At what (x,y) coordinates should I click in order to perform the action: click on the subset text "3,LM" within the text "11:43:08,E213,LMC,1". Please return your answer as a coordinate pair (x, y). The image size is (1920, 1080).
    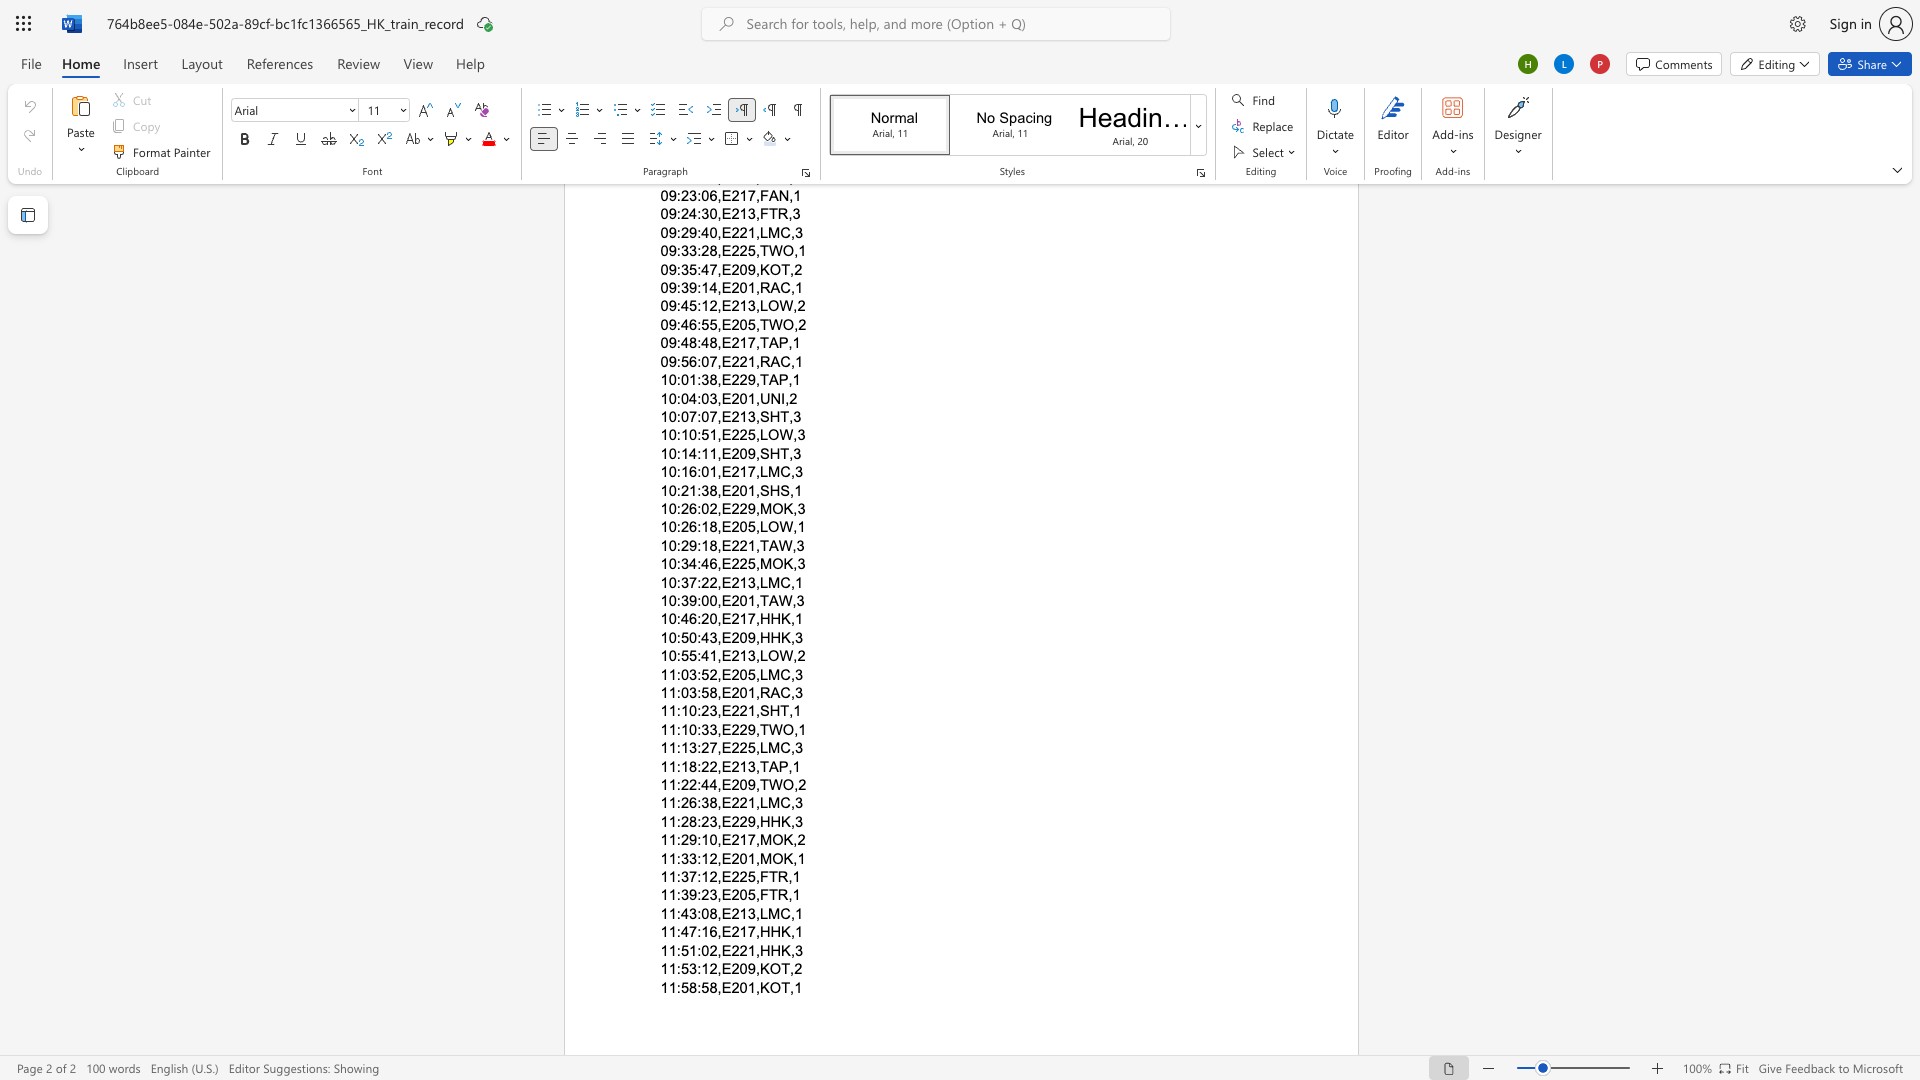
    Looking at the image, I should click on (746, 913).